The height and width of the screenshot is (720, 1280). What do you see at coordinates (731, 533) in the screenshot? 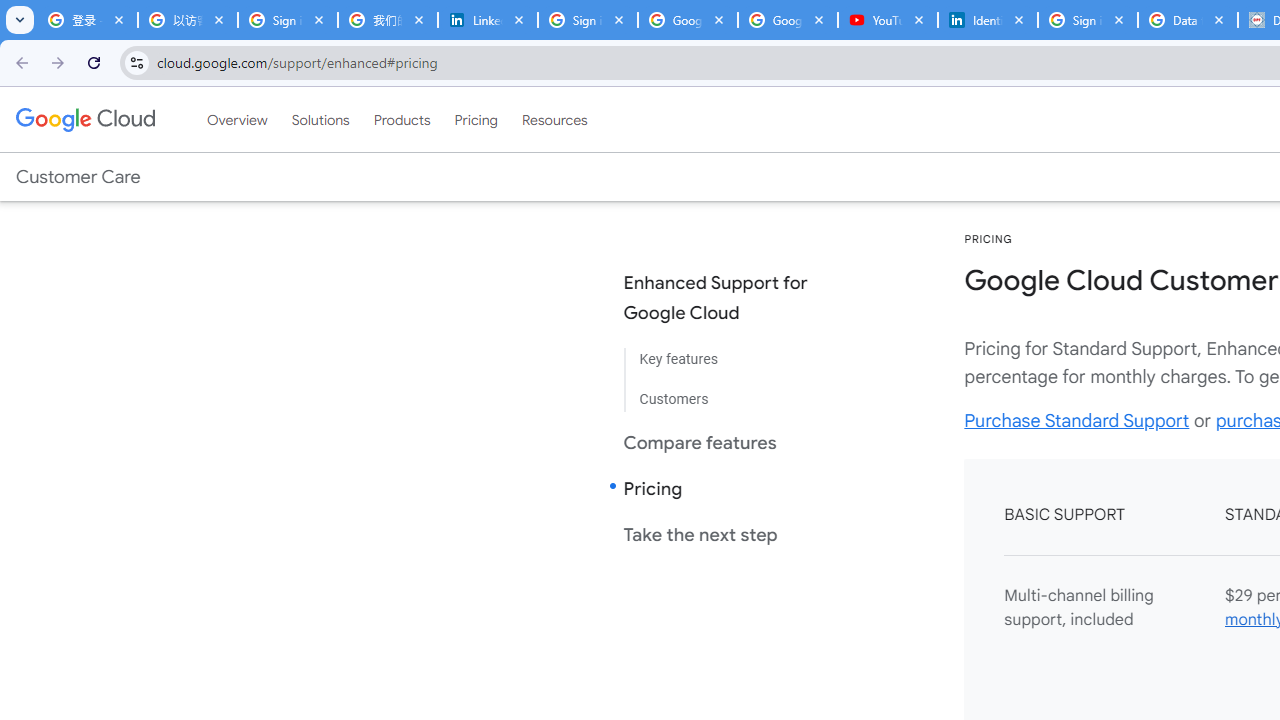
I see `'Take the next step'` at bounding box center [731, 533].